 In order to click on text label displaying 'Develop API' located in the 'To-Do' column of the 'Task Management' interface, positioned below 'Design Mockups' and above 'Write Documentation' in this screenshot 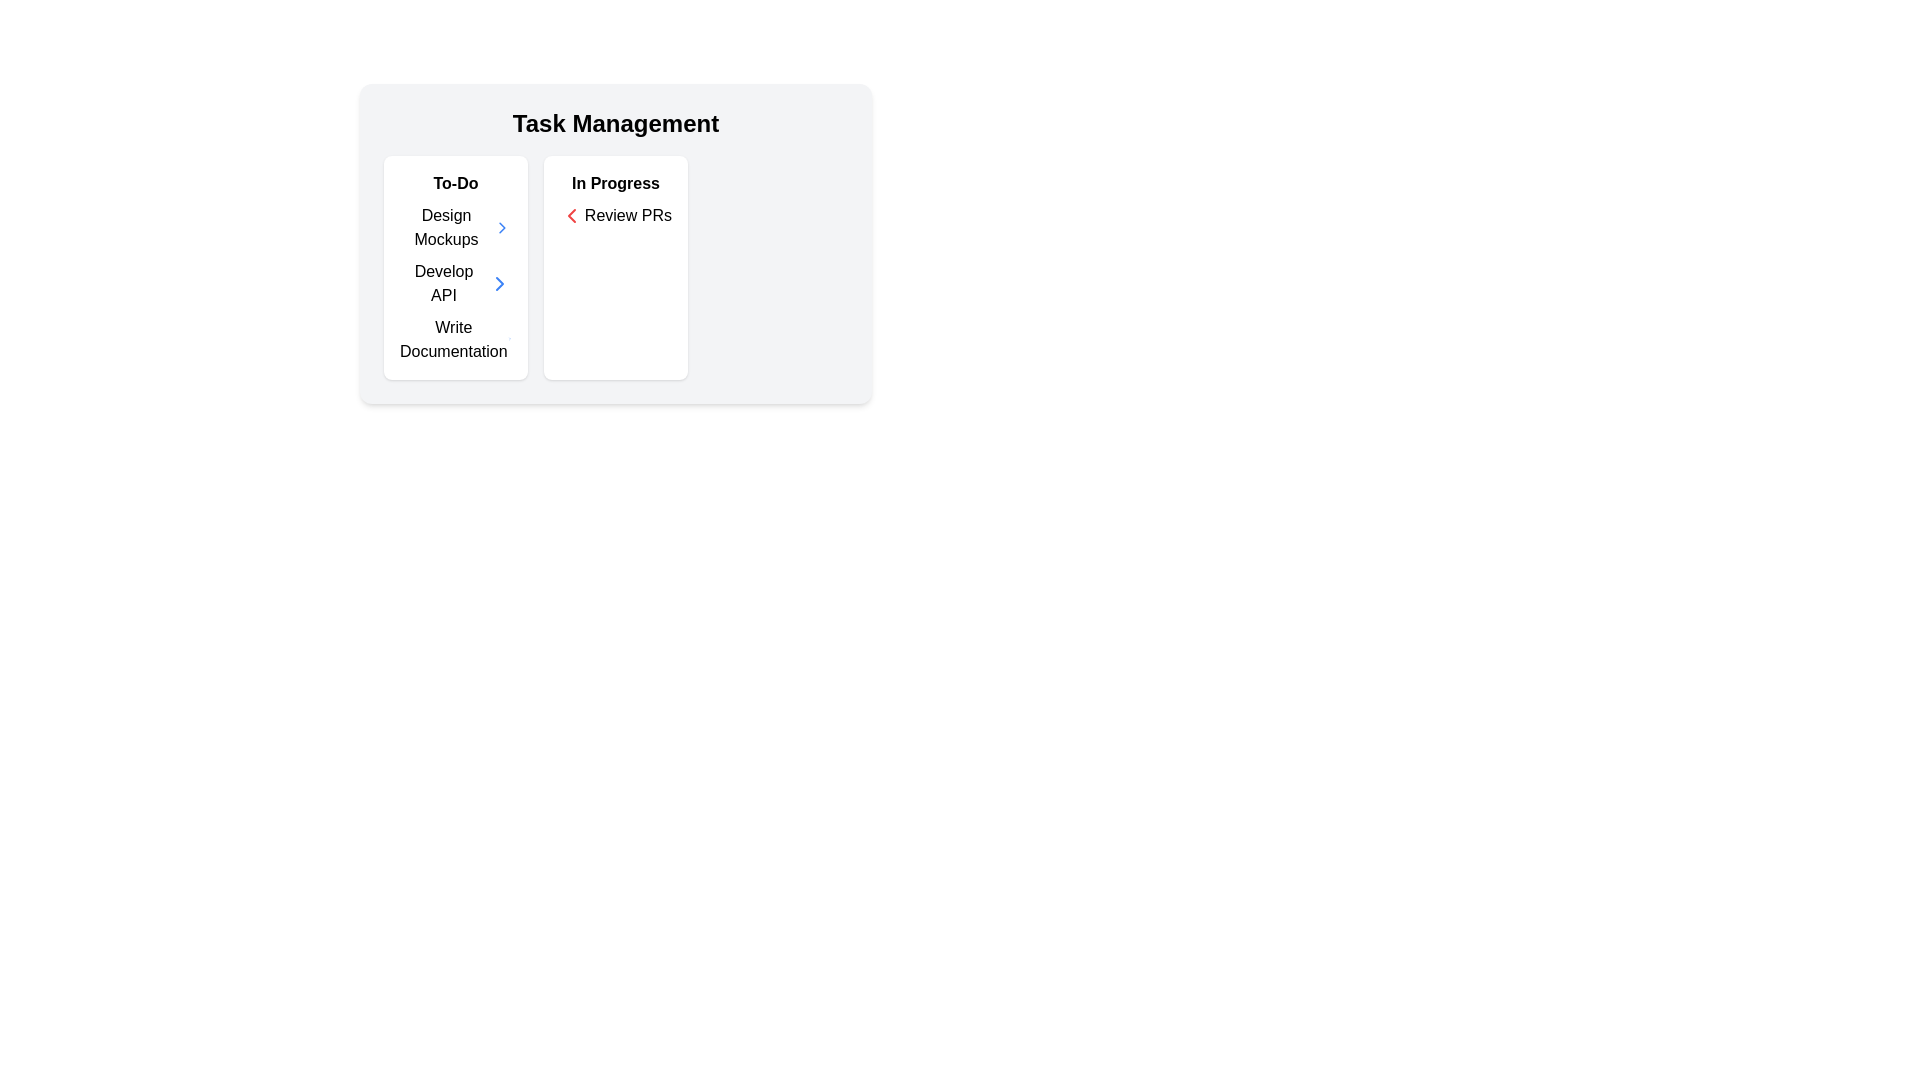, I will do `click(443, 284)`.